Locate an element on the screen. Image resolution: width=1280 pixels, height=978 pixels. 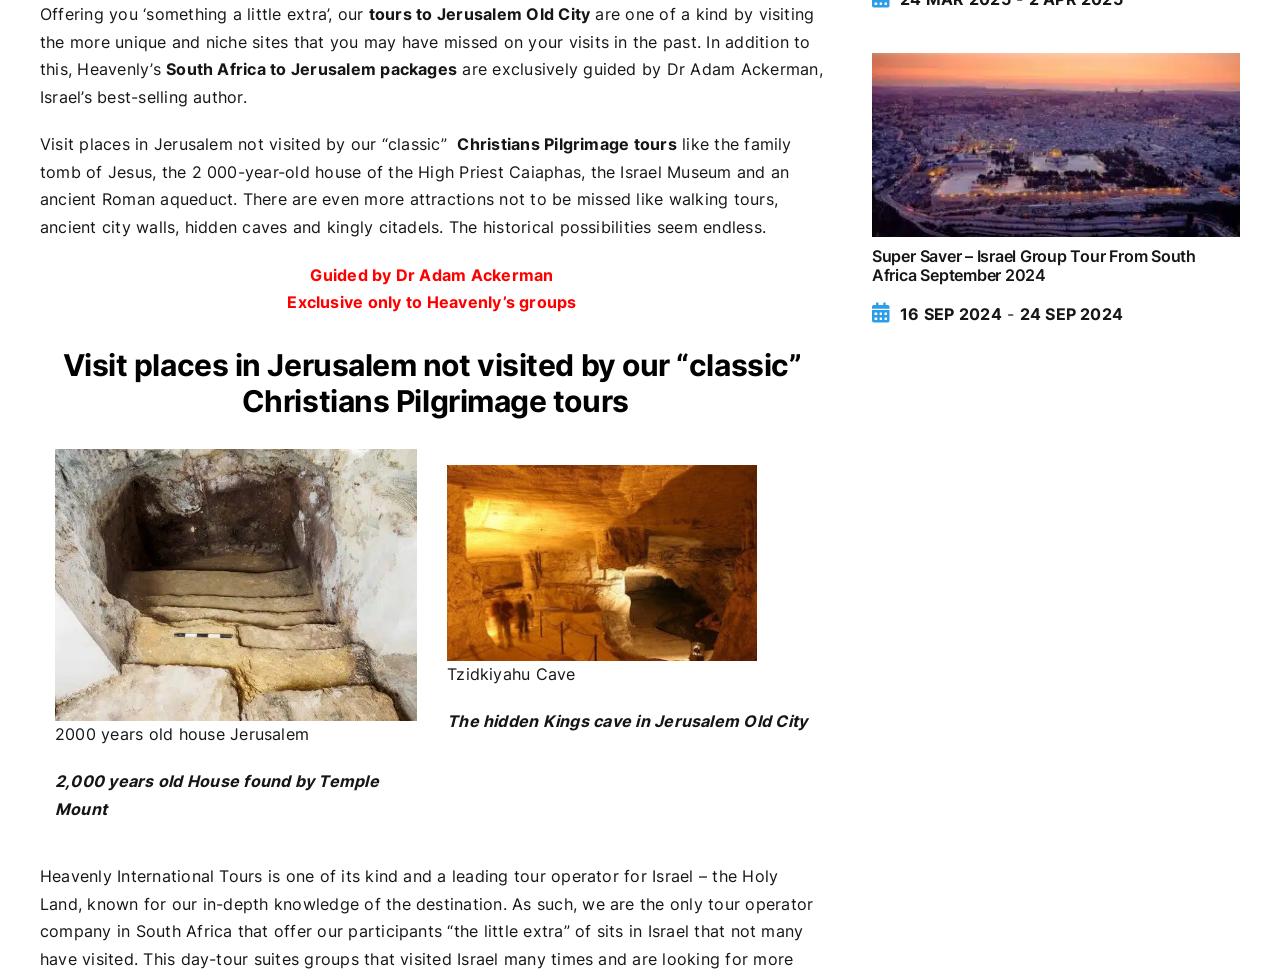
'2,000 years old House found by Temple Mount' is located at coordinates (216, 793).